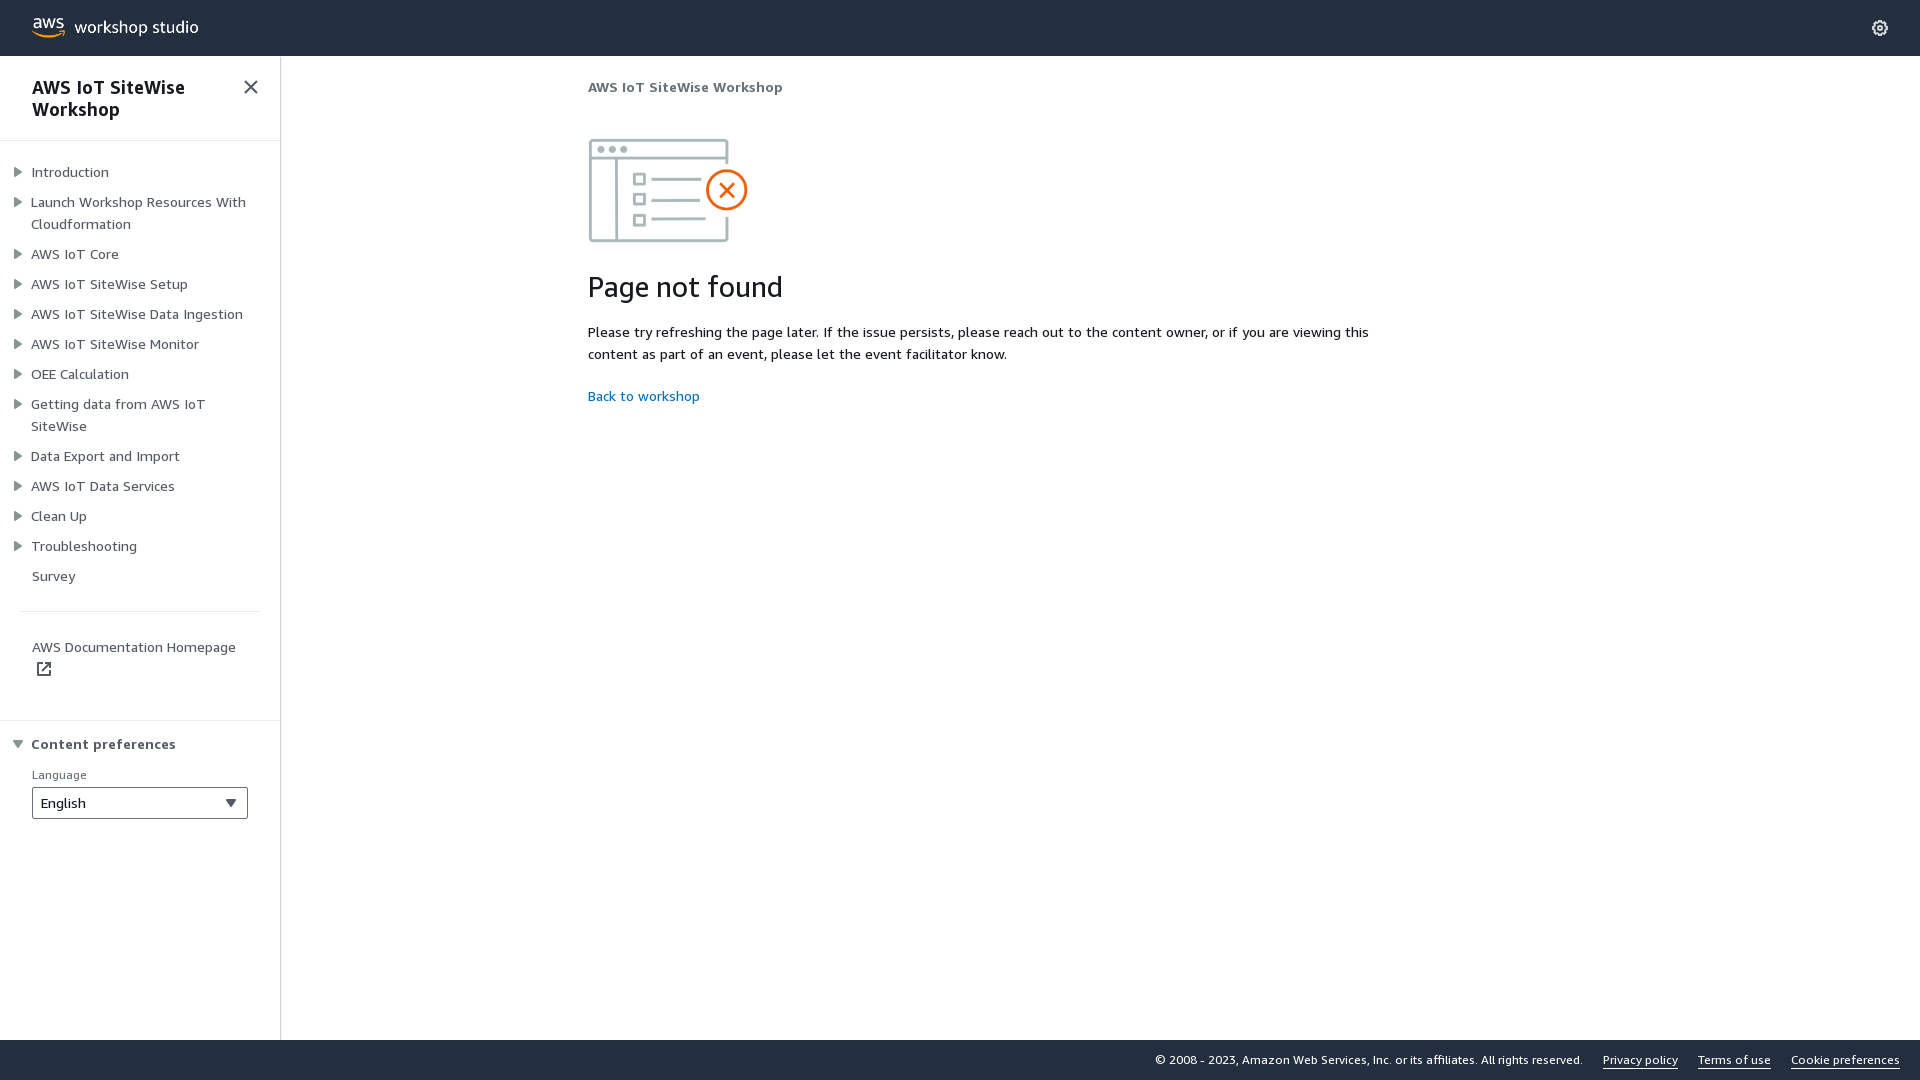 The image size is (1920, 1080). I want to click on 'Terms of use', so click(1733, 1059).